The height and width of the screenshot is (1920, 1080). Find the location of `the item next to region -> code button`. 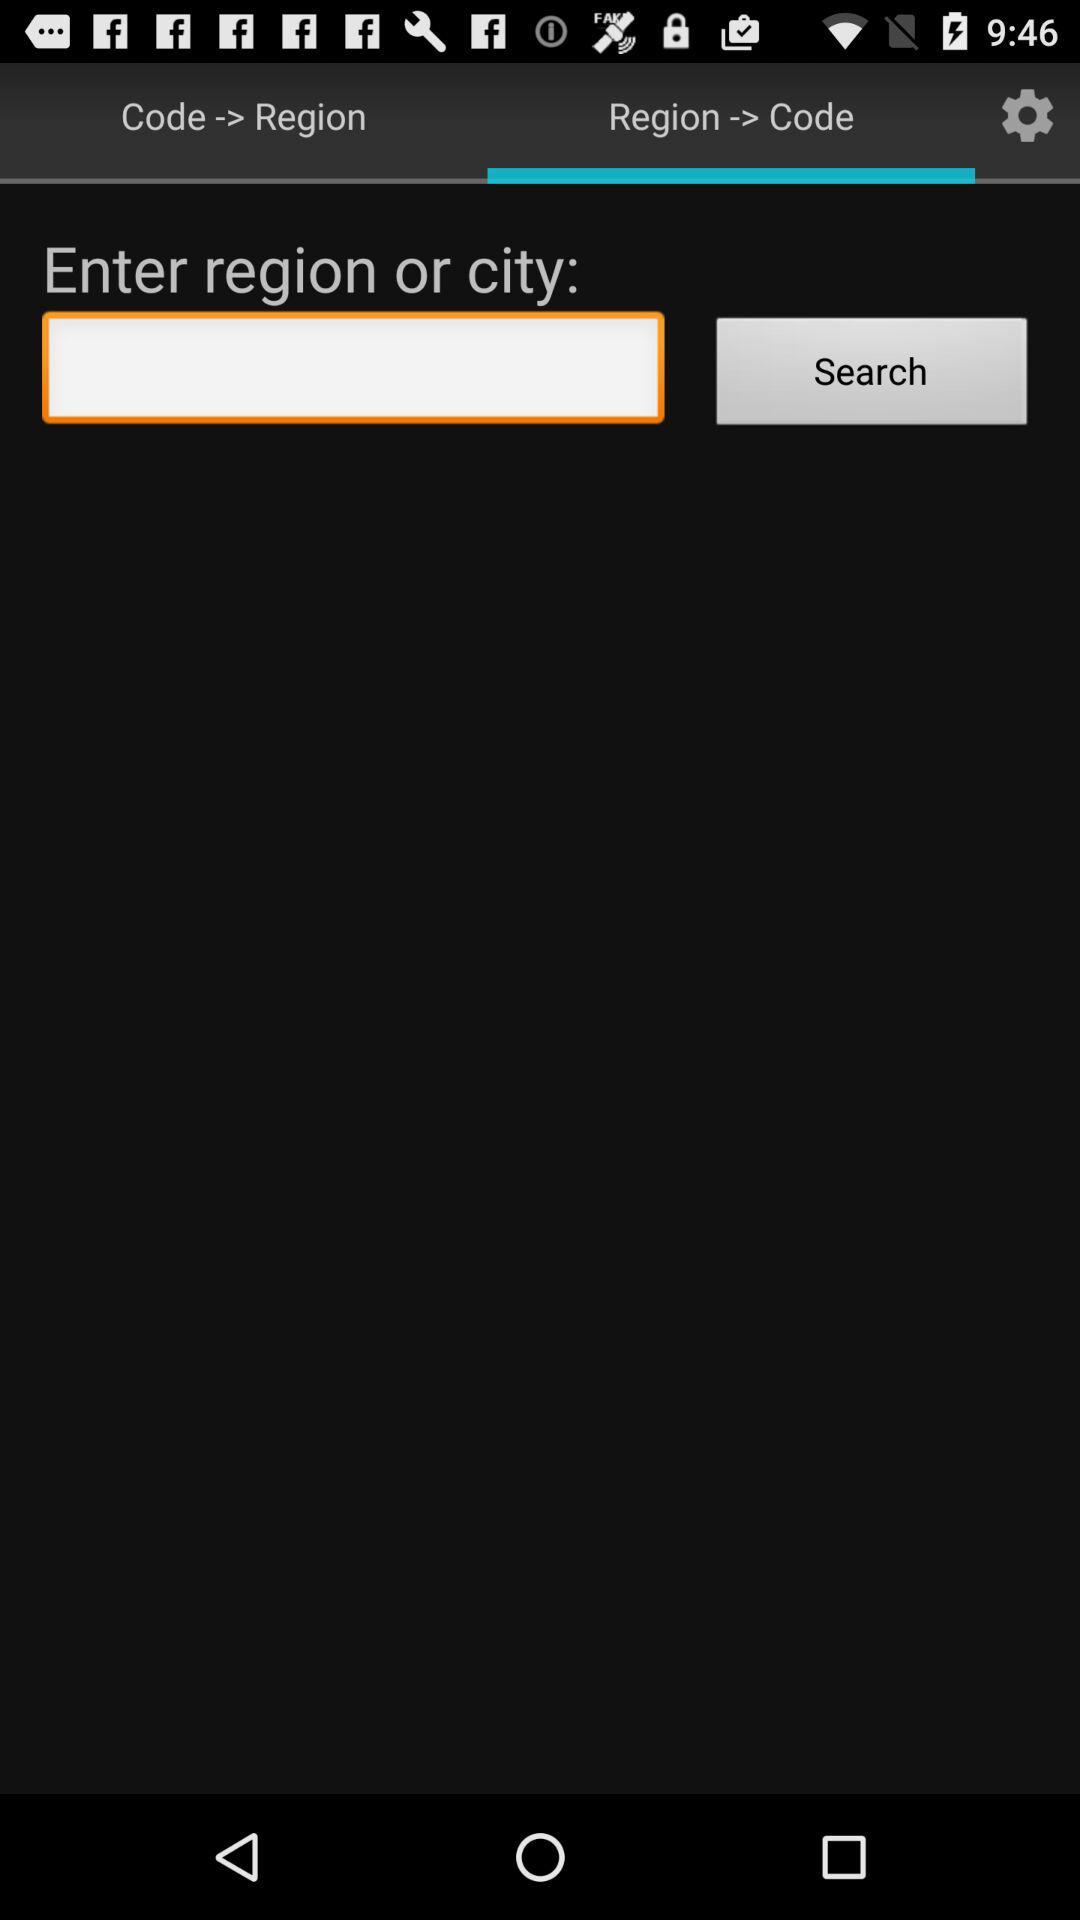

the item next to region -> code button is located at coordinates (1027, 114).